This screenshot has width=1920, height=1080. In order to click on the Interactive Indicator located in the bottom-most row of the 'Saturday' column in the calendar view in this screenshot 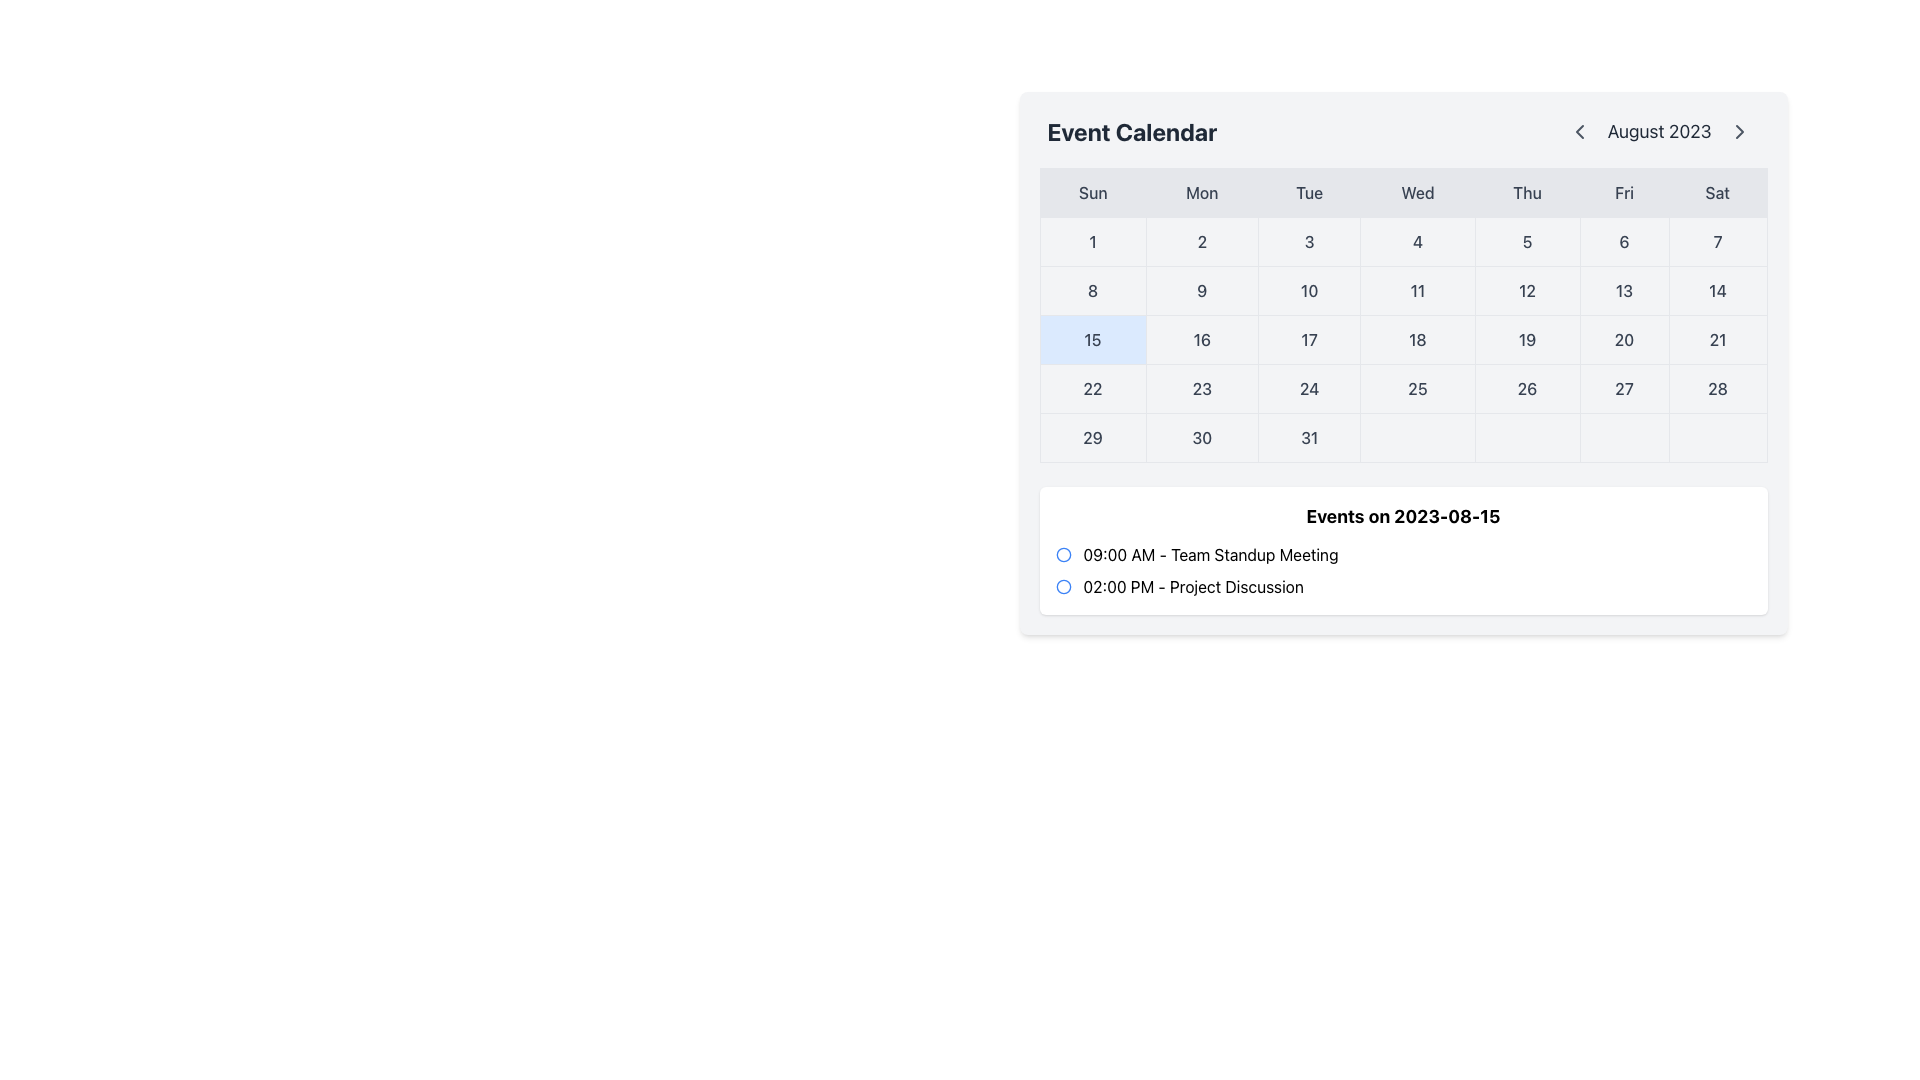, I will do `click(1717, 437)`.